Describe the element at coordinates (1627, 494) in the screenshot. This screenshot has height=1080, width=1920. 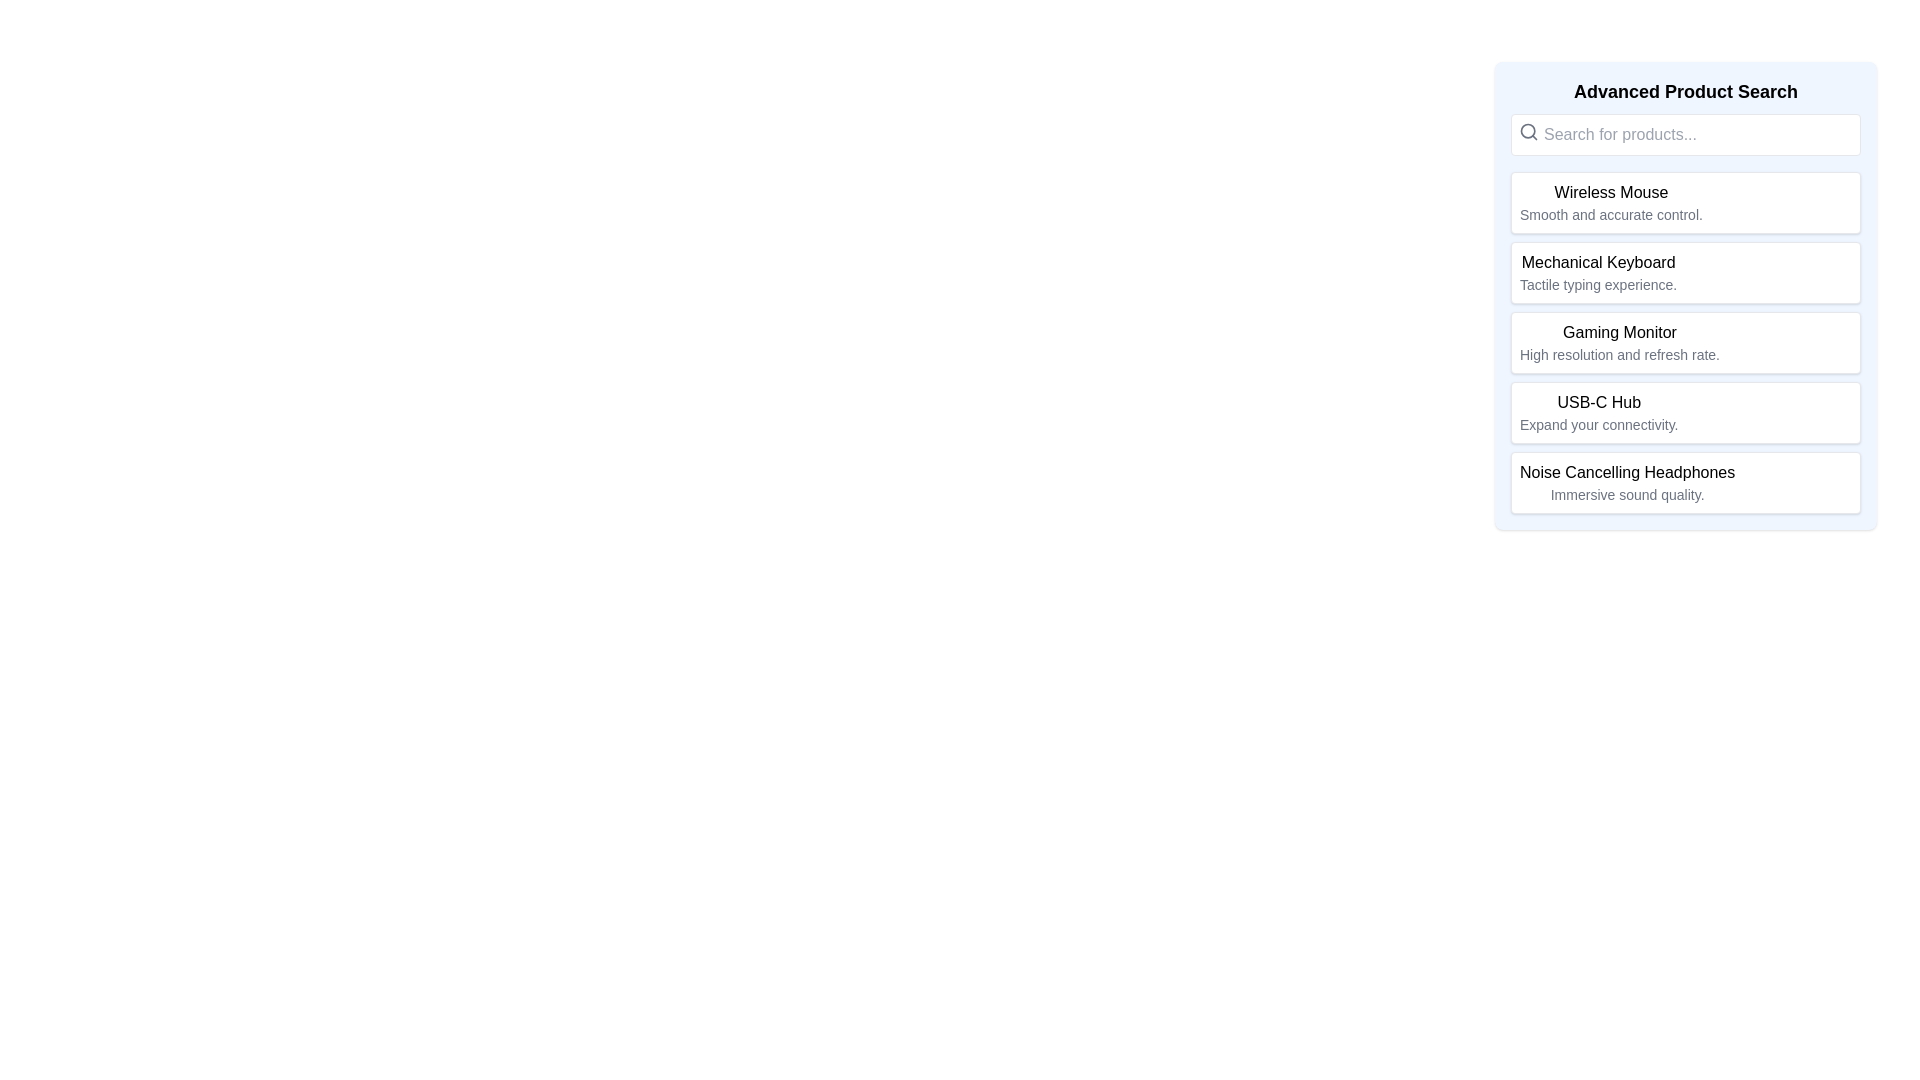
I see `the informational Text Label that provides additional details about 'Noise Cancelling Headphones', located below its title in the product card` at that location.